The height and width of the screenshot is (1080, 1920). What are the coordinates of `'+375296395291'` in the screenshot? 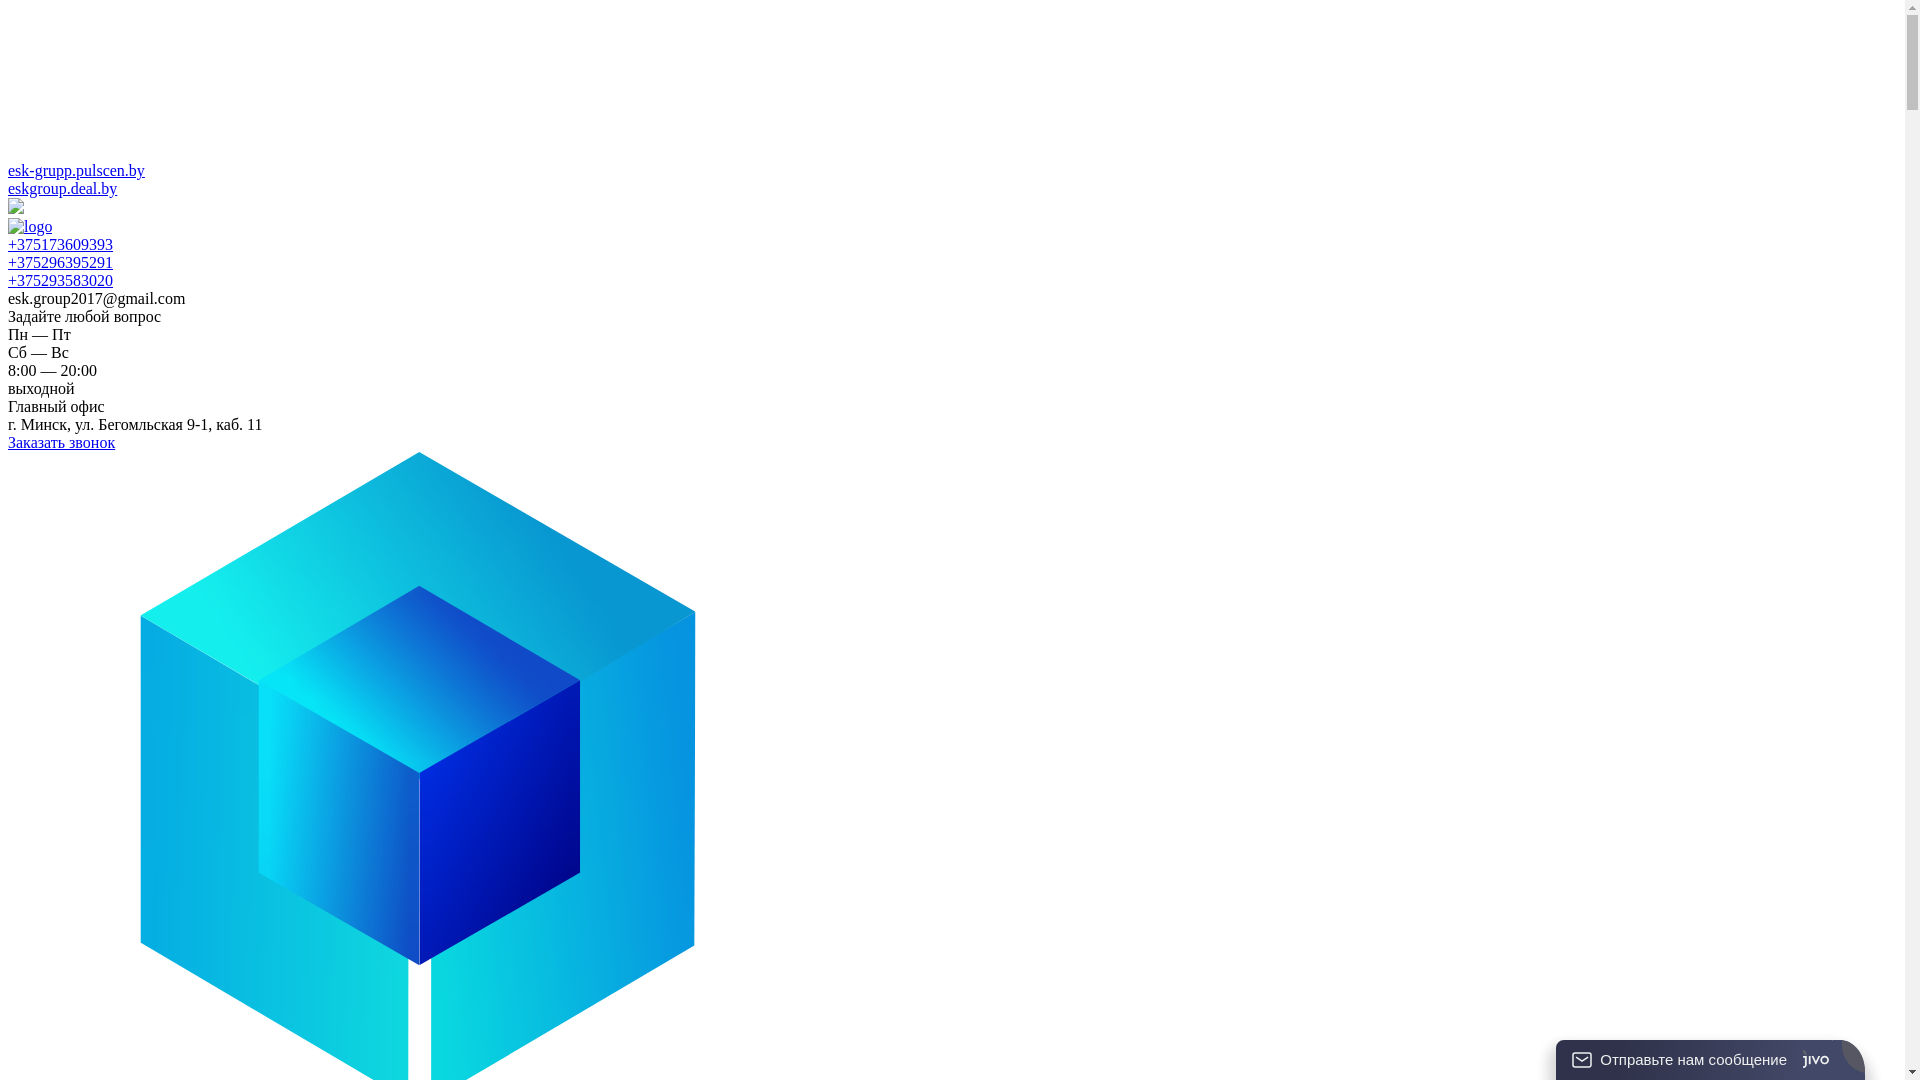 It's located at (60, 261).